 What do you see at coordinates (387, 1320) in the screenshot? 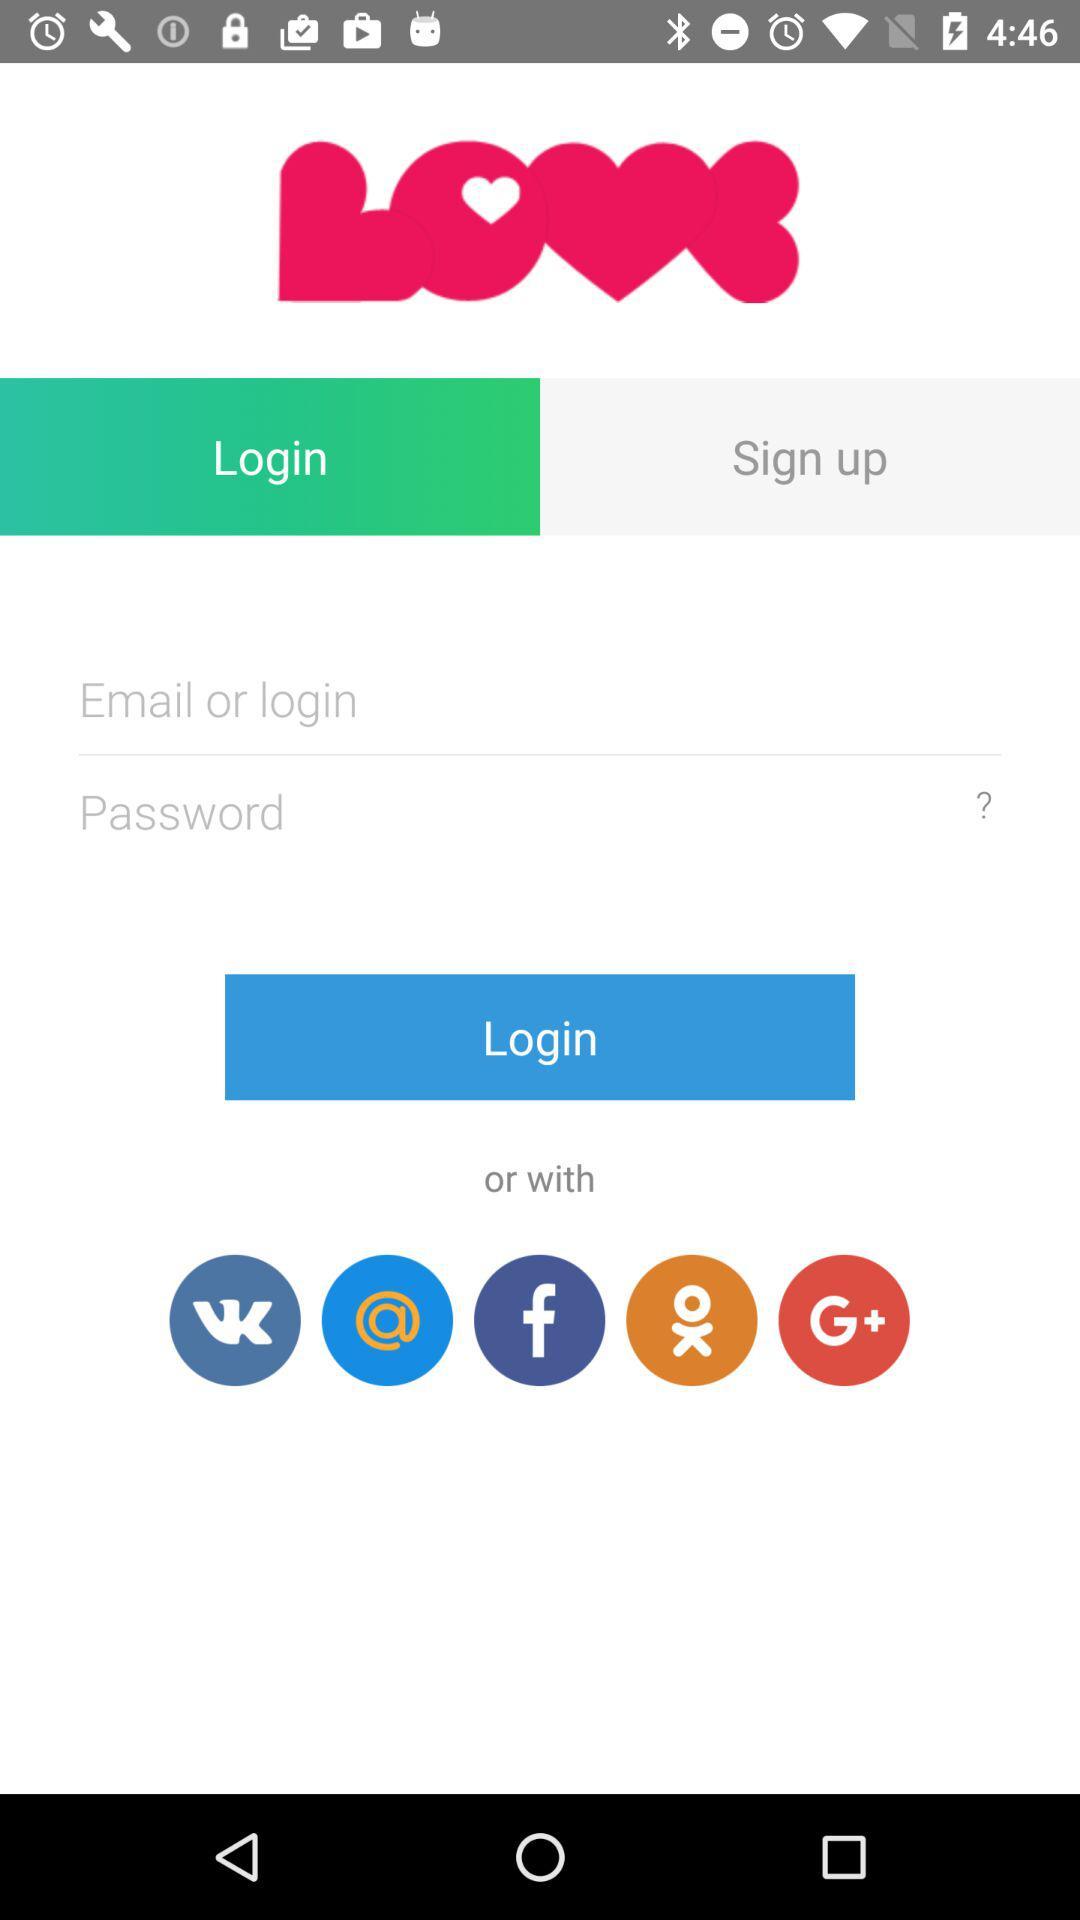
I see `button below login` at bounding box center [387, 1320].